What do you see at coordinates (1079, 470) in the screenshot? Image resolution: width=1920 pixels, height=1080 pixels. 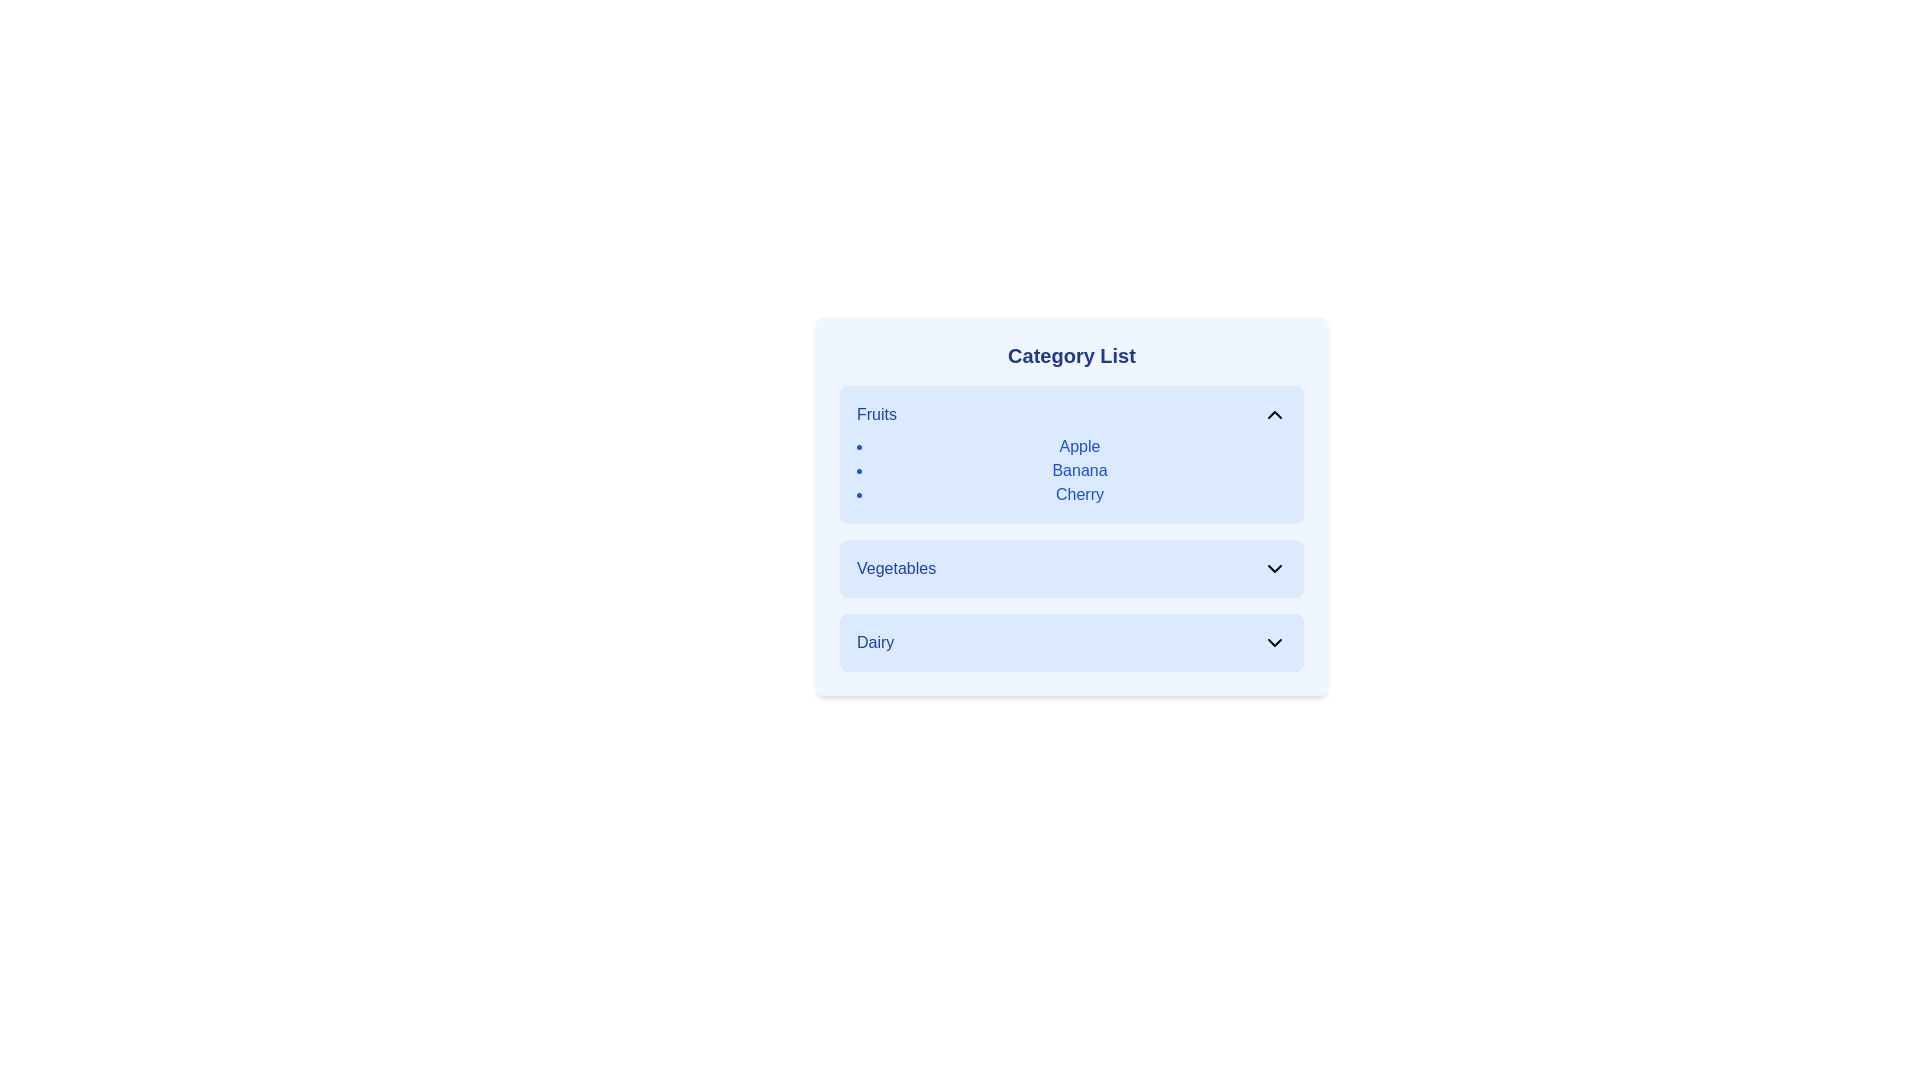 I see `the list item that reads 'Banana', which is the second item in the 'Fruits' section of the list` at bounding box center [1079, 470].